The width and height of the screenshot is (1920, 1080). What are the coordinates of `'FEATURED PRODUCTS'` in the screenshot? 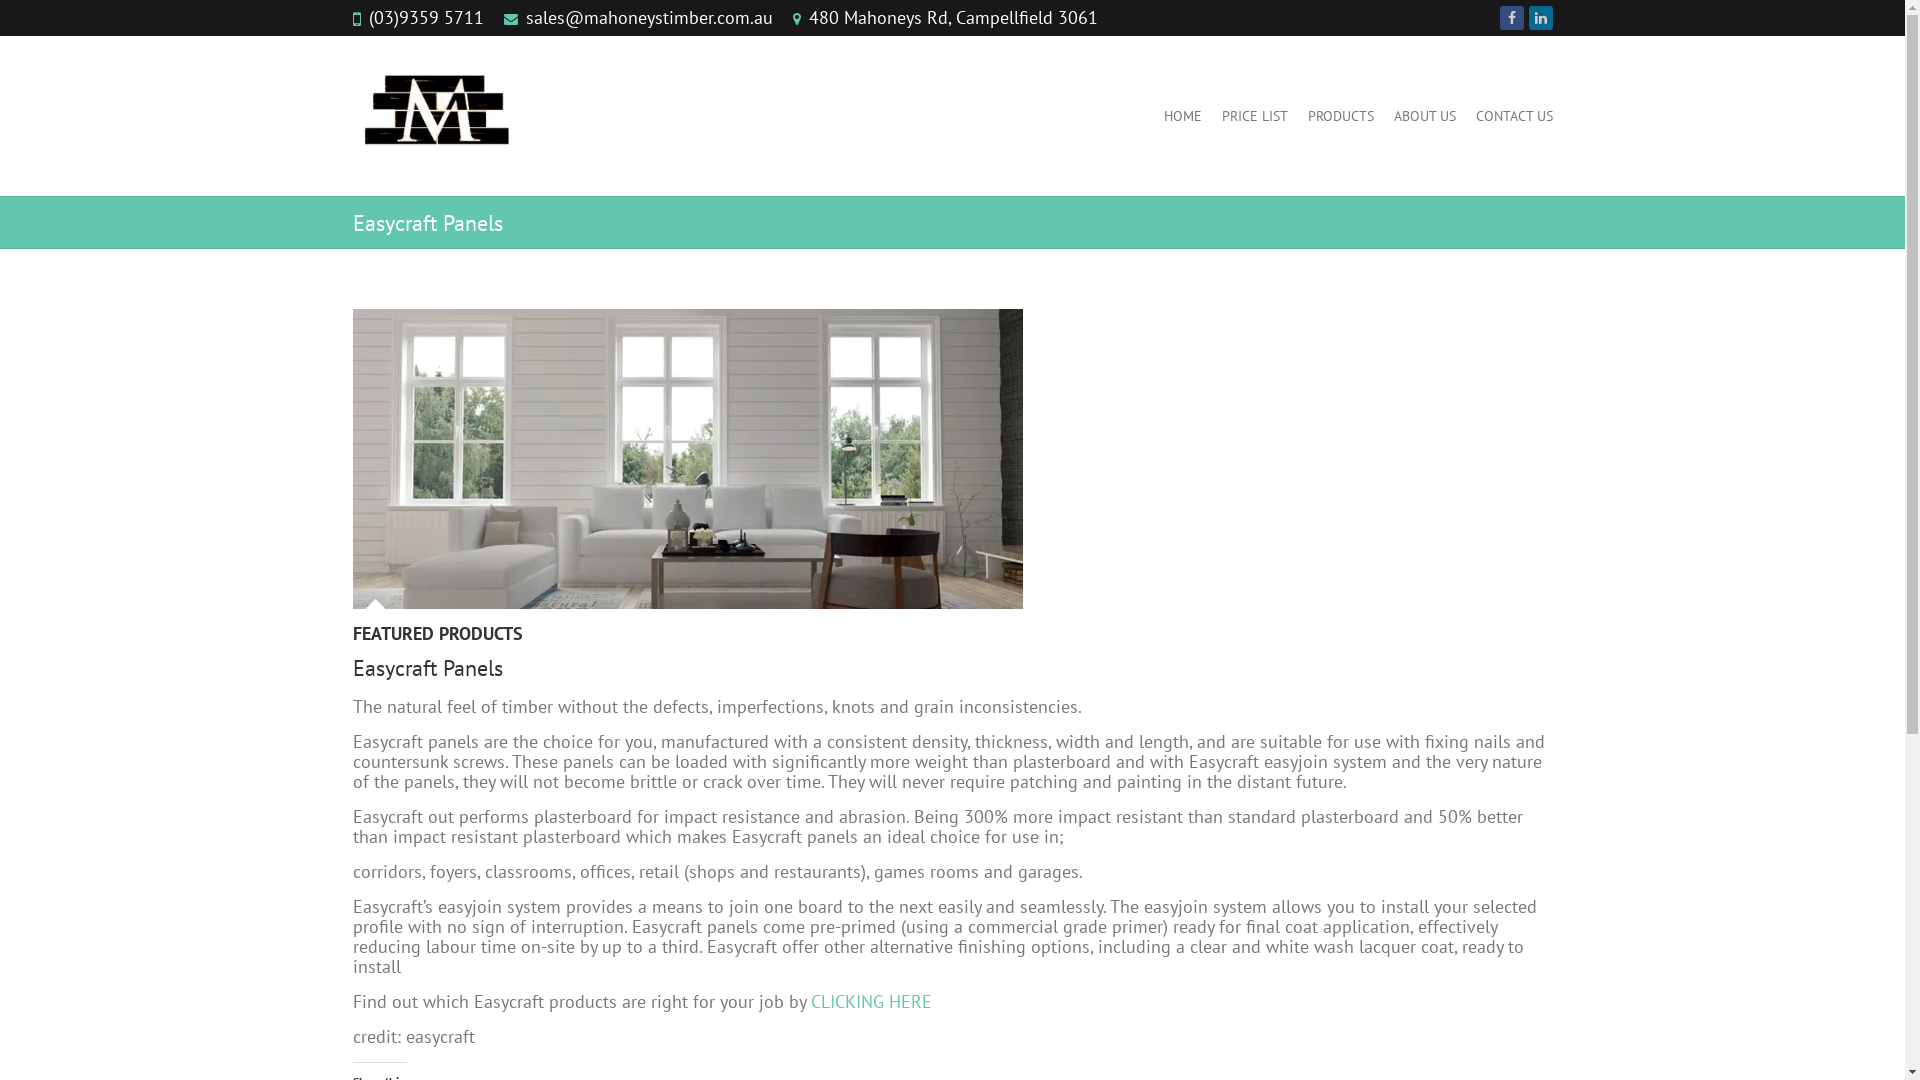 It's located at (435, 639).